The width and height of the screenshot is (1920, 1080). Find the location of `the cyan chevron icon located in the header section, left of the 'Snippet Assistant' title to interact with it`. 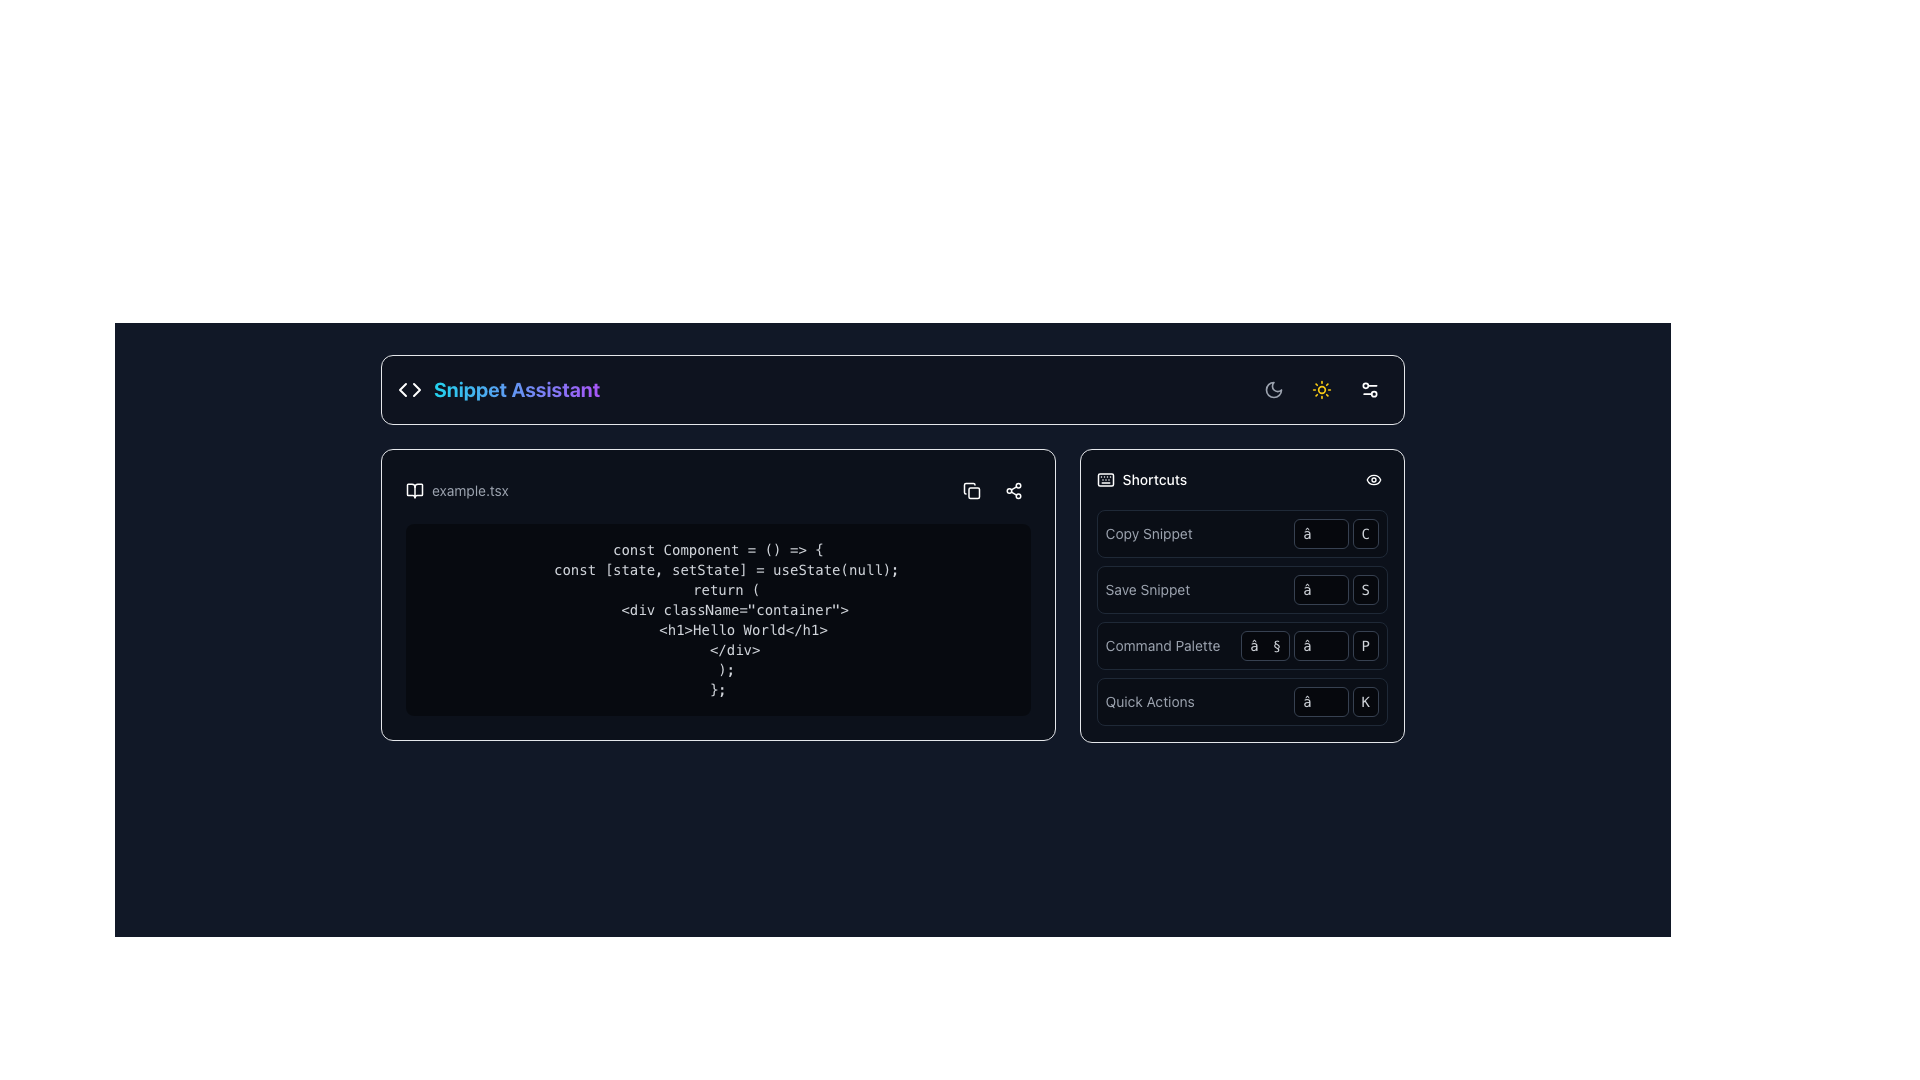

the cyan chevron icon located in the header section, left of the 'Snippet Assistant' title to interact with it is located at coordinates (408, 389).